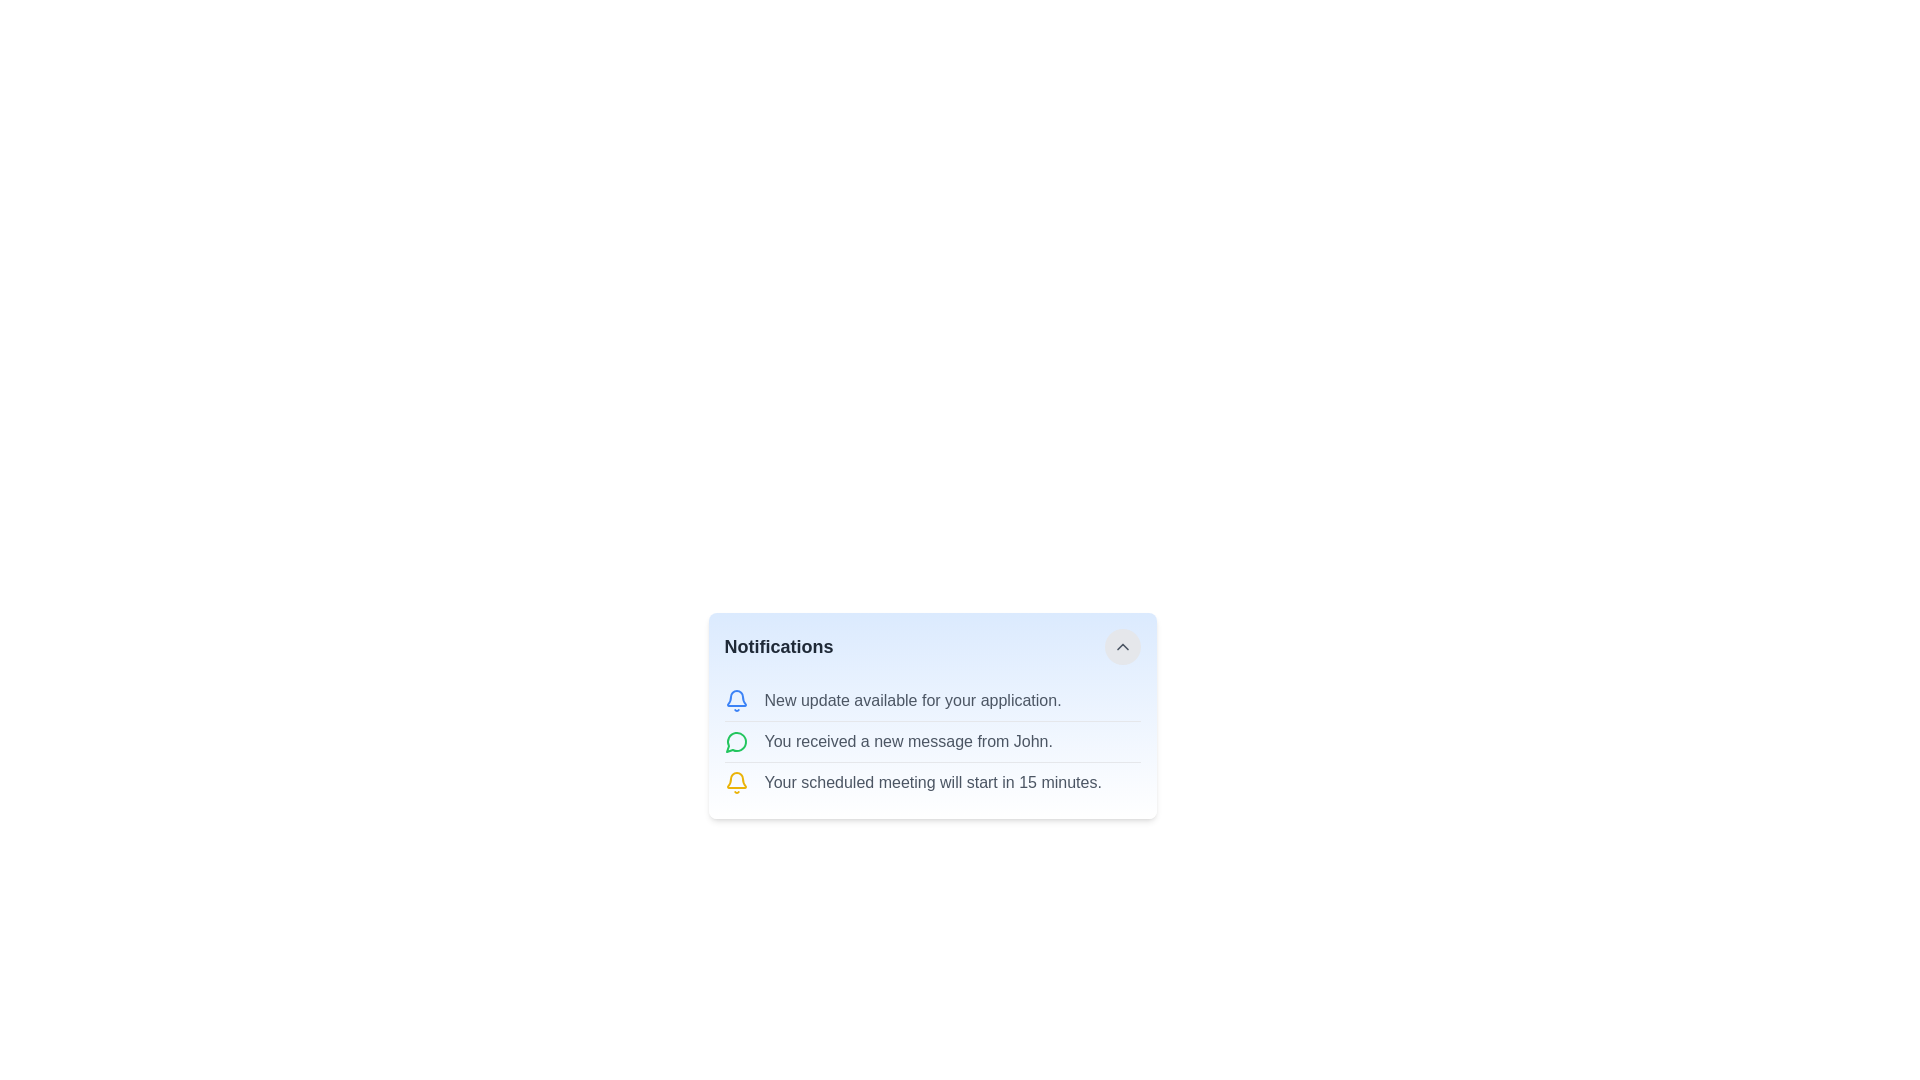 The height and width of the screenshot is (1080, 1920). Describe the element at coordinates (1122, 647) in the screenshot. I see `the upward-pointing chevron icon button located at the top-right corner of the notification card interface` at that location.